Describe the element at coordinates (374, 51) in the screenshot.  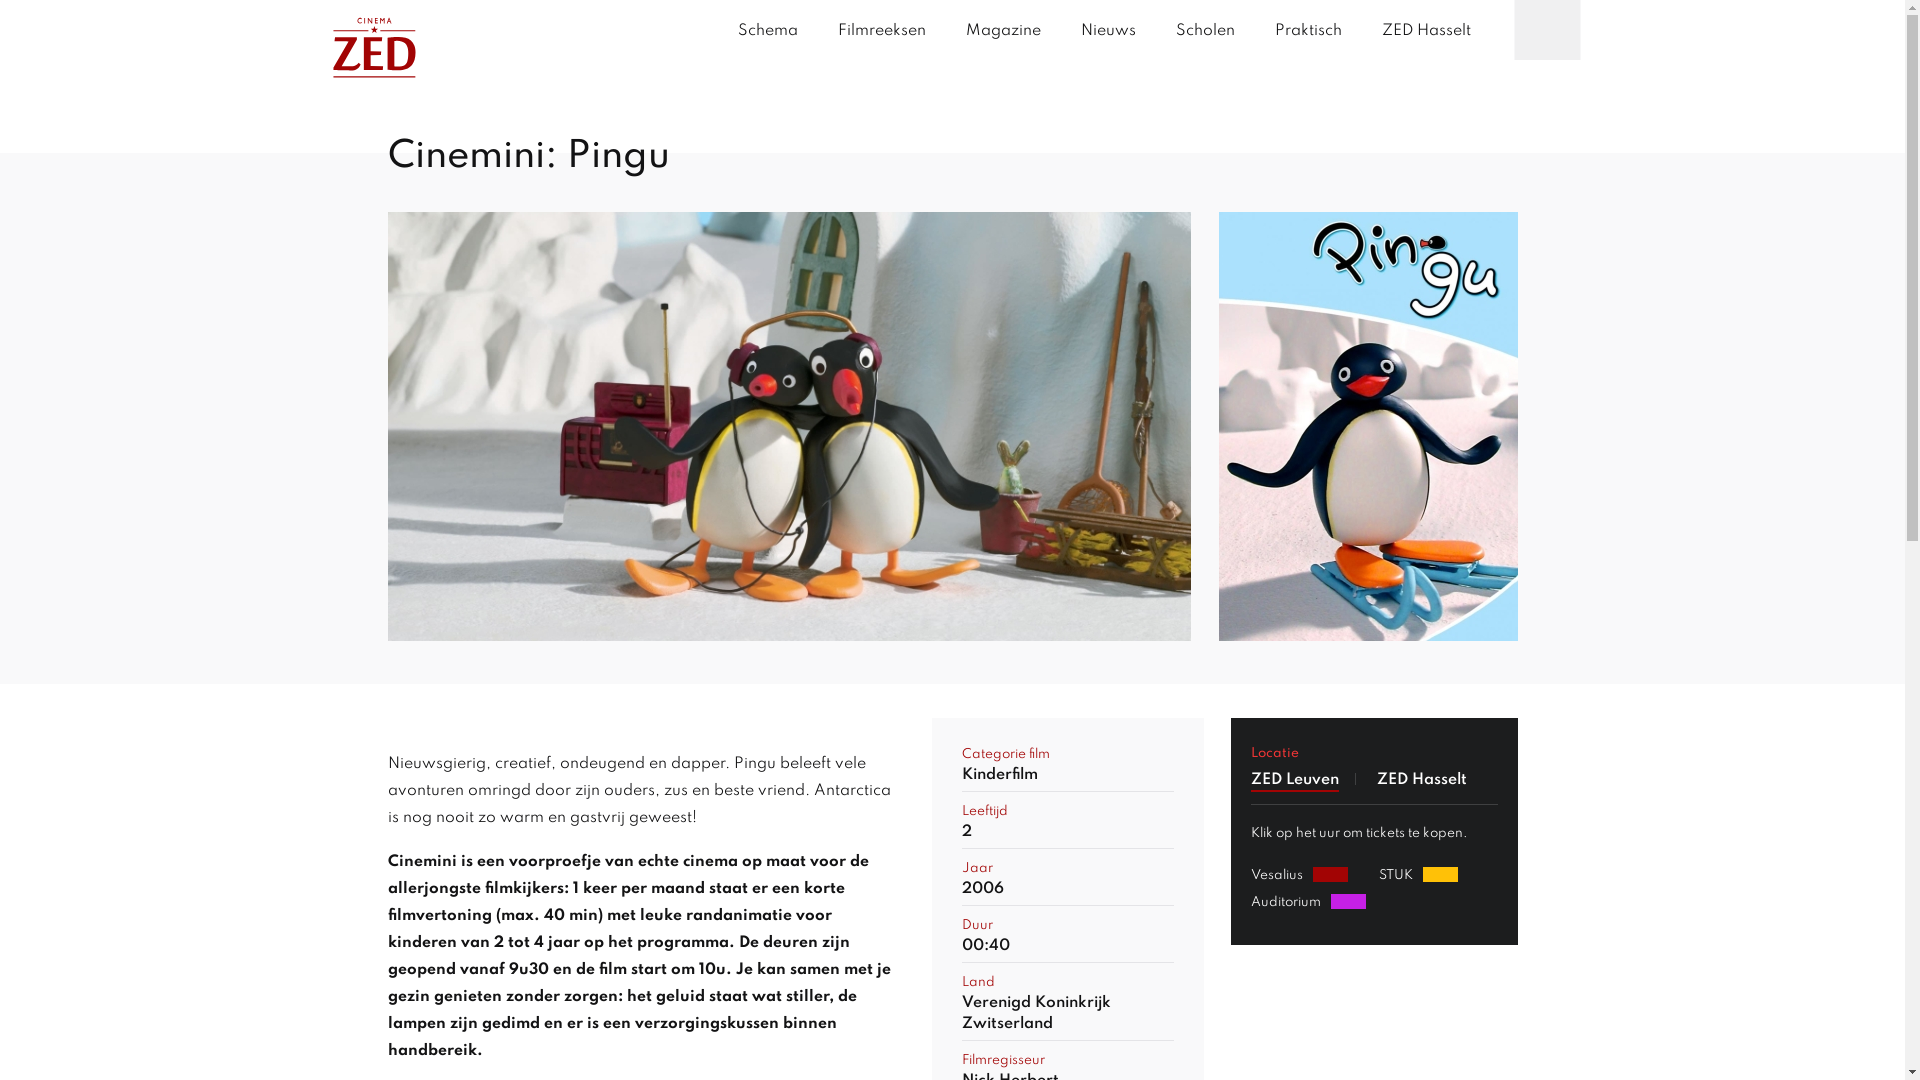
I see `'image/svg+xml'` at that location.